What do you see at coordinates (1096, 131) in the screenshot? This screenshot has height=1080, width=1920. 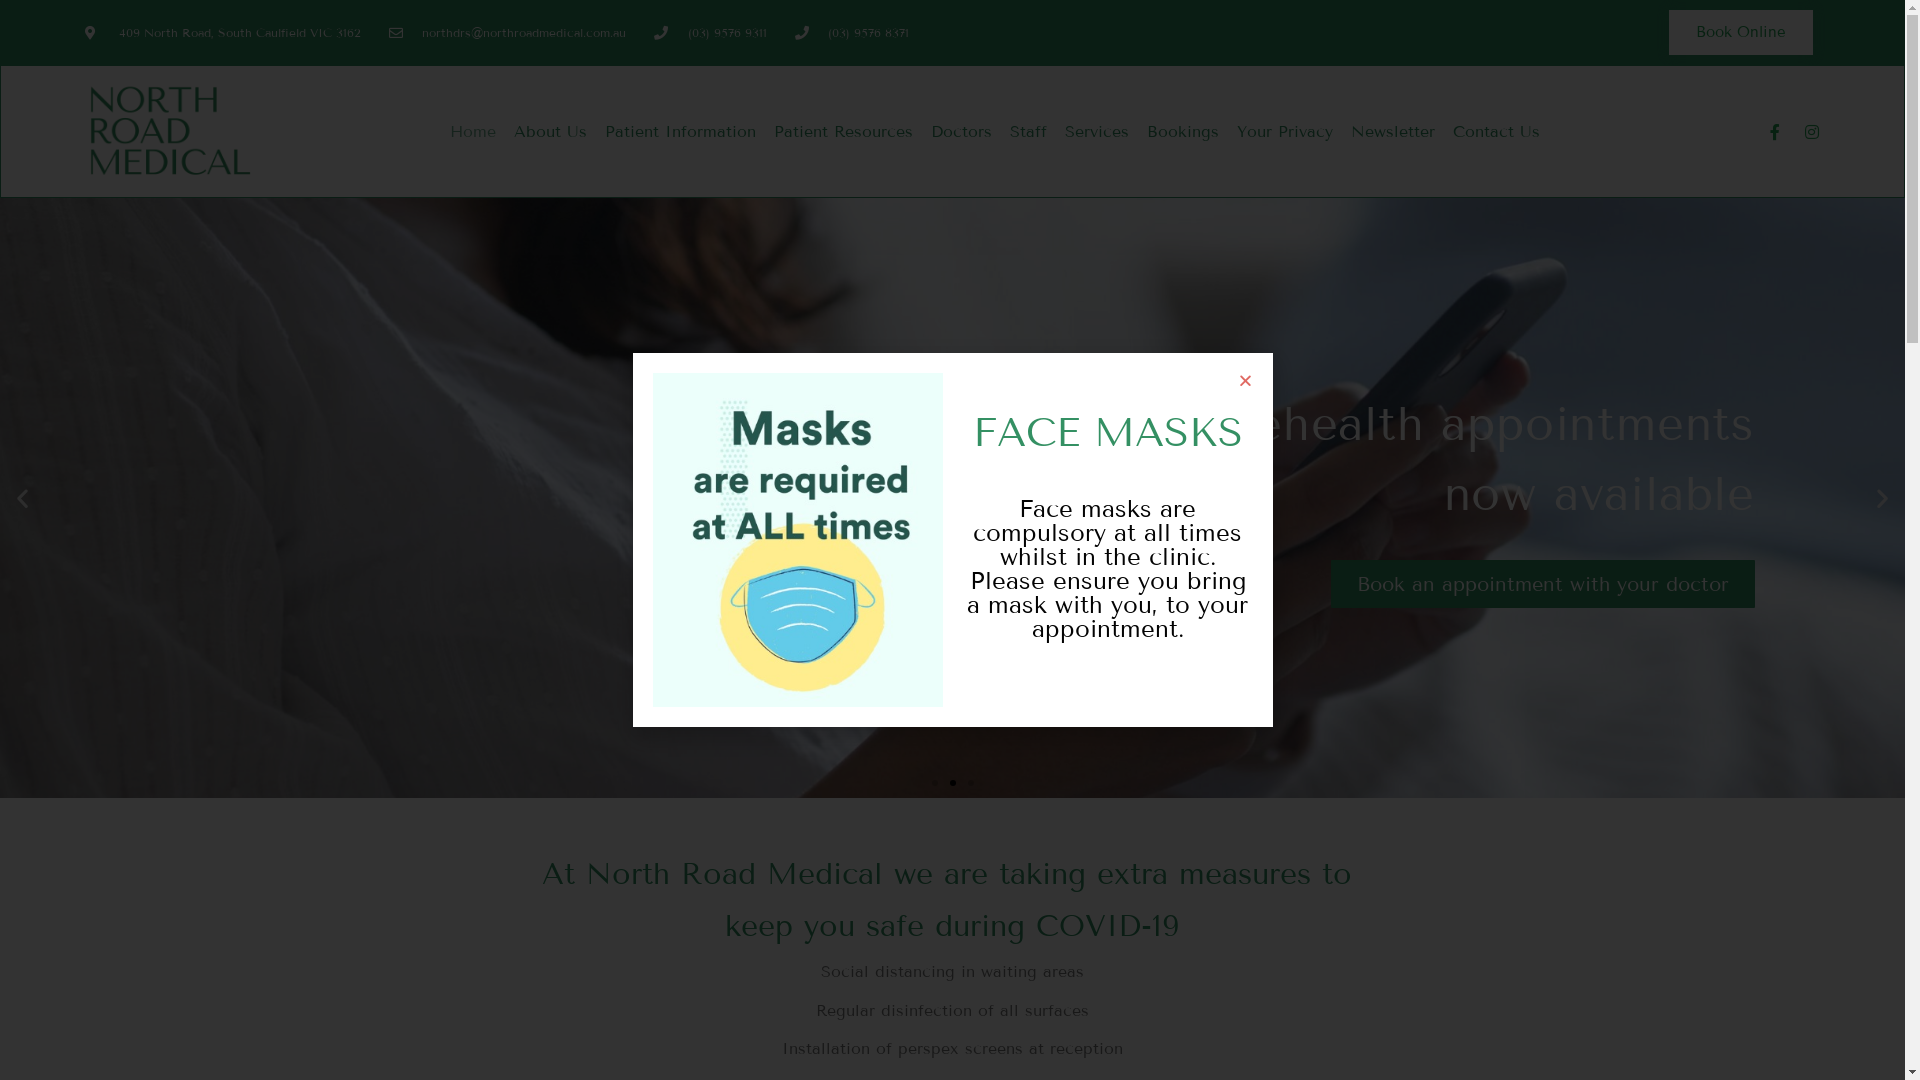 I see `'Services'` at bounding box center [1096, 131].